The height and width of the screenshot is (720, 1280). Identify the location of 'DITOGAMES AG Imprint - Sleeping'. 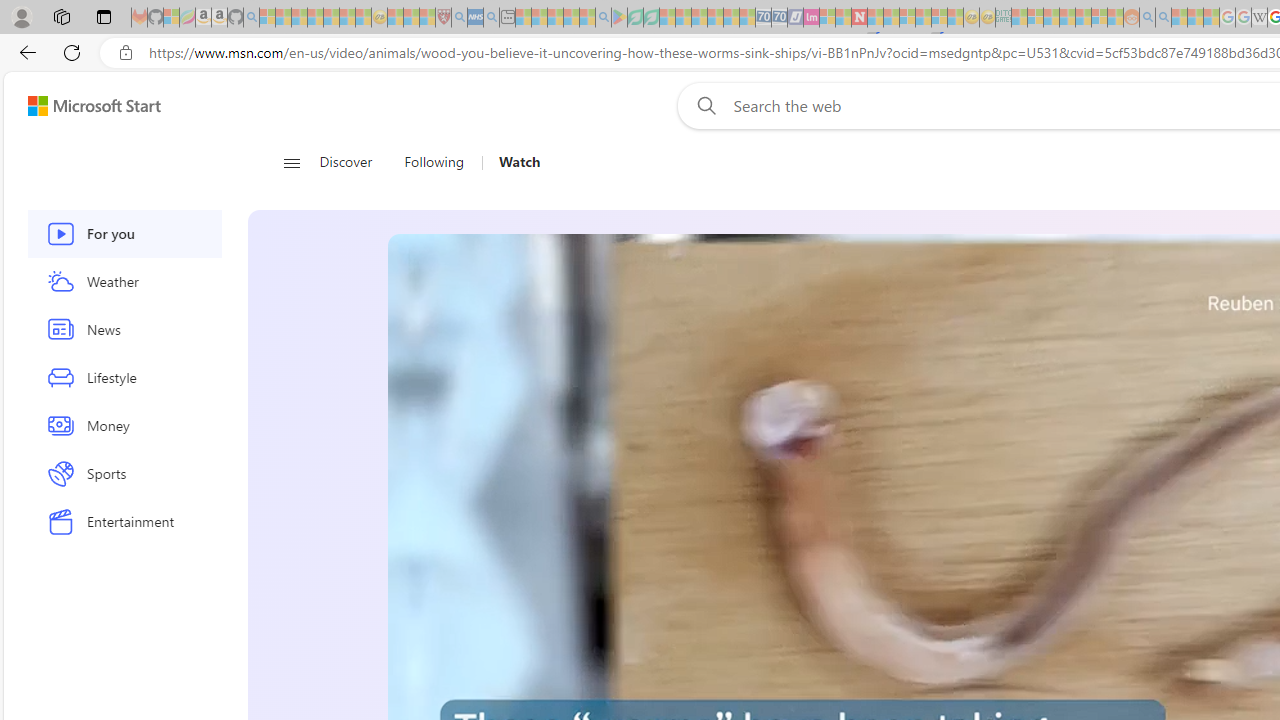
(1003, 17).